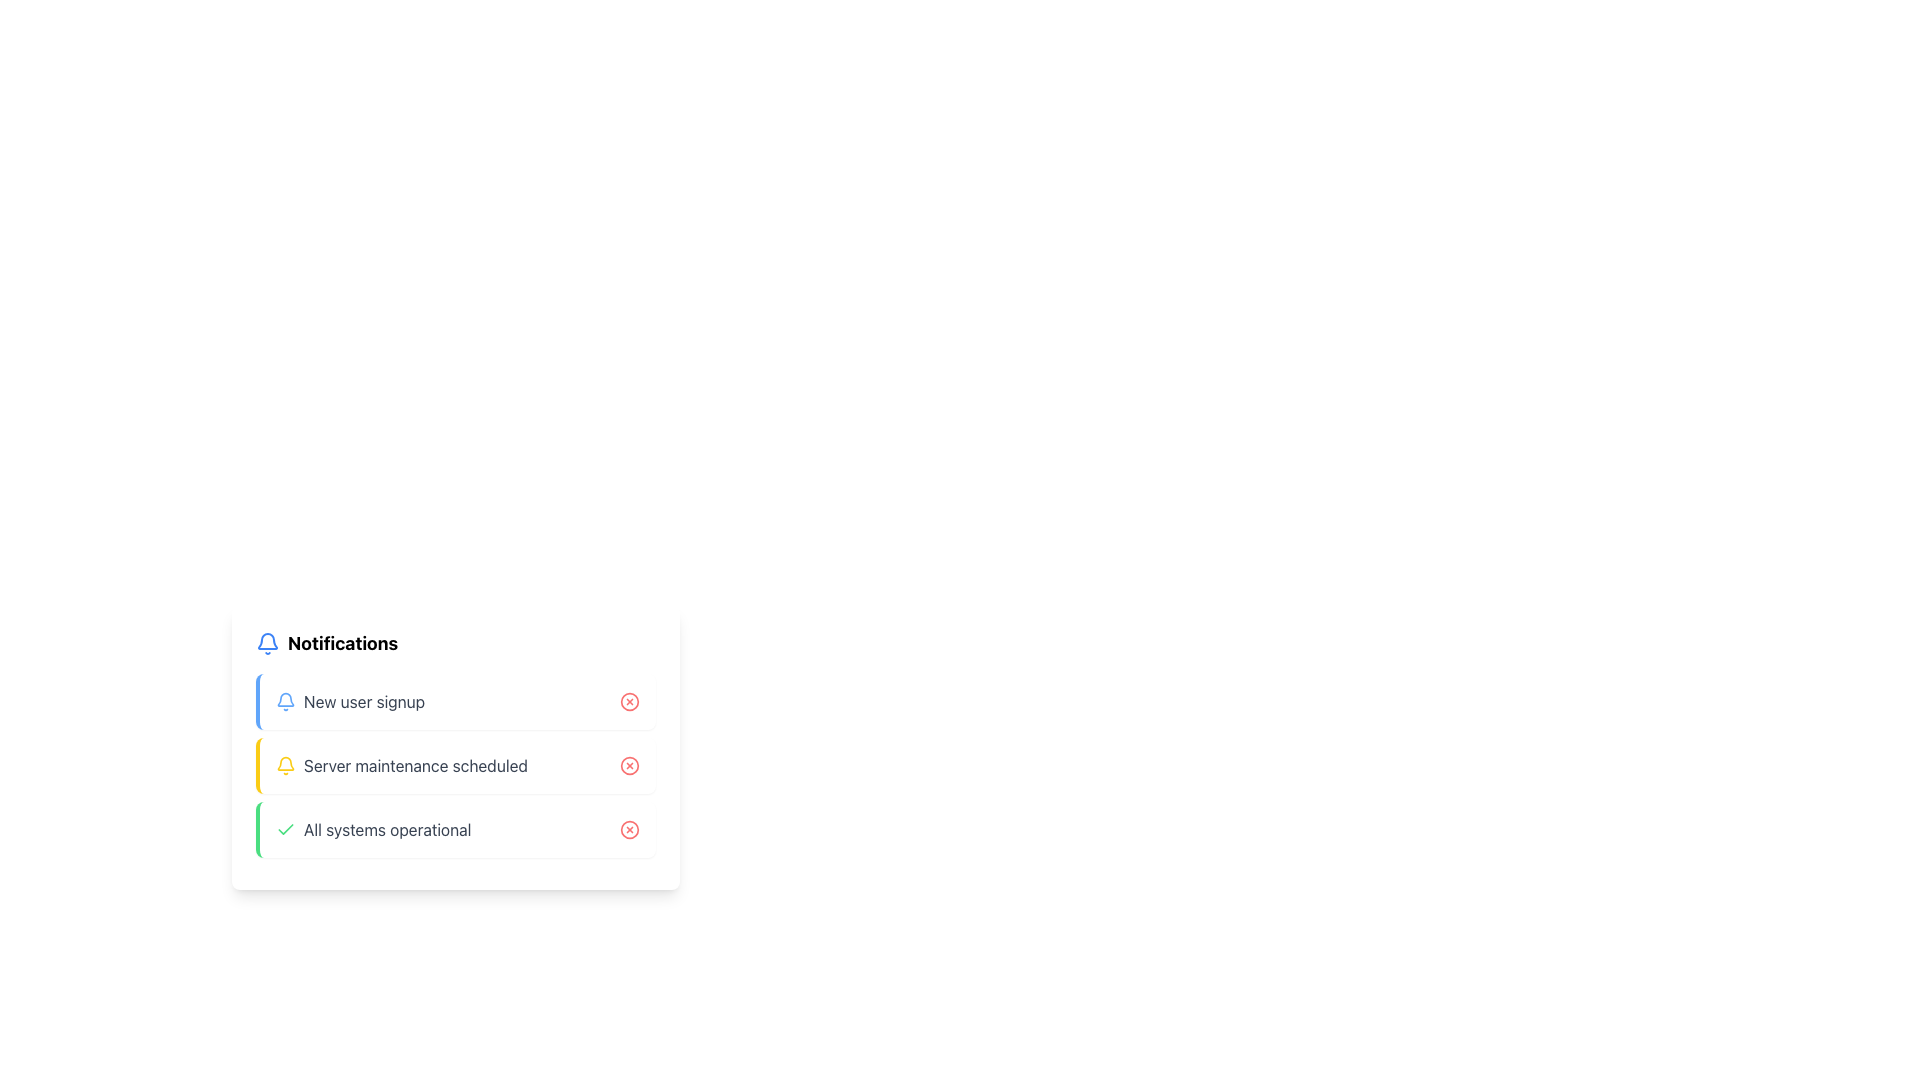  I want to click on the circular button located at the far-right side of the third notification entry titled 'All systems operational', so click(628, 829).